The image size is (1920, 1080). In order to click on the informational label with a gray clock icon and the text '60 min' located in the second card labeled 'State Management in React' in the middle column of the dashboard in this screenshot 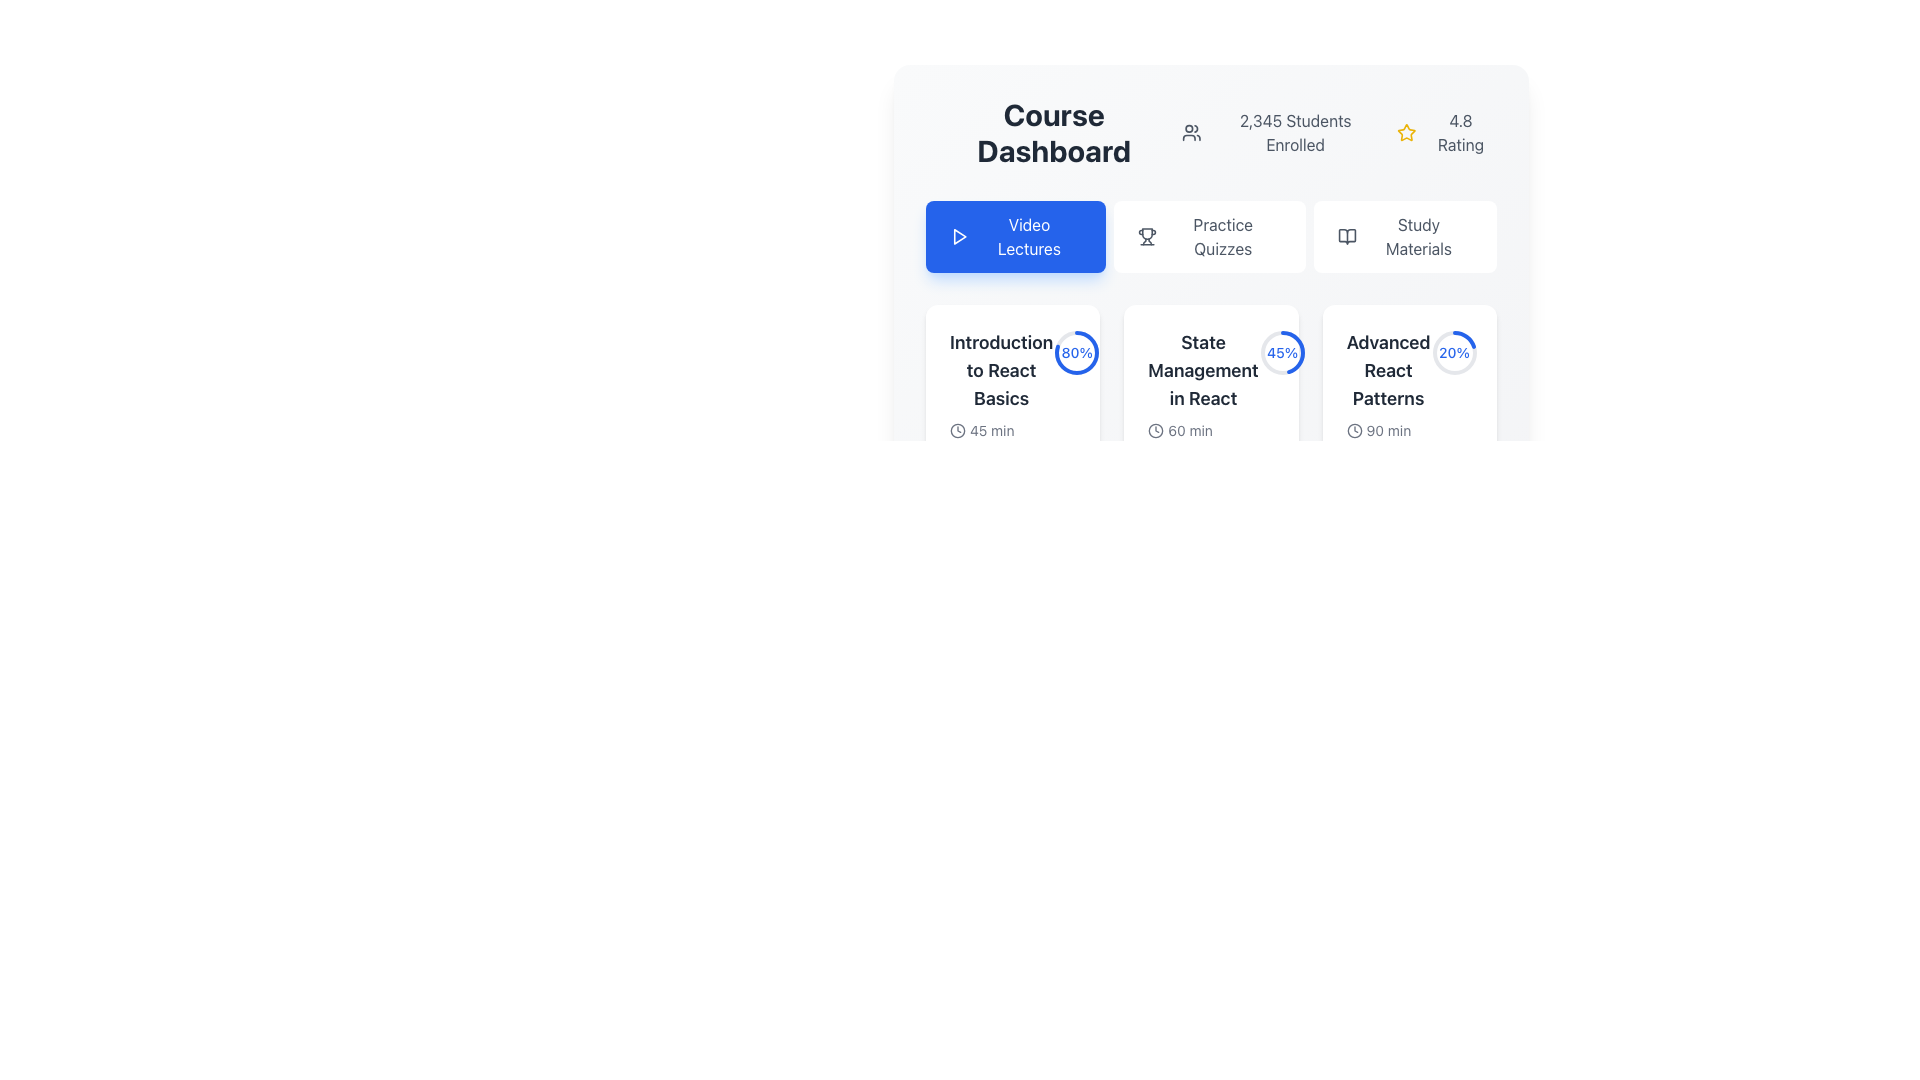, I will do `click(1202, 430)`.